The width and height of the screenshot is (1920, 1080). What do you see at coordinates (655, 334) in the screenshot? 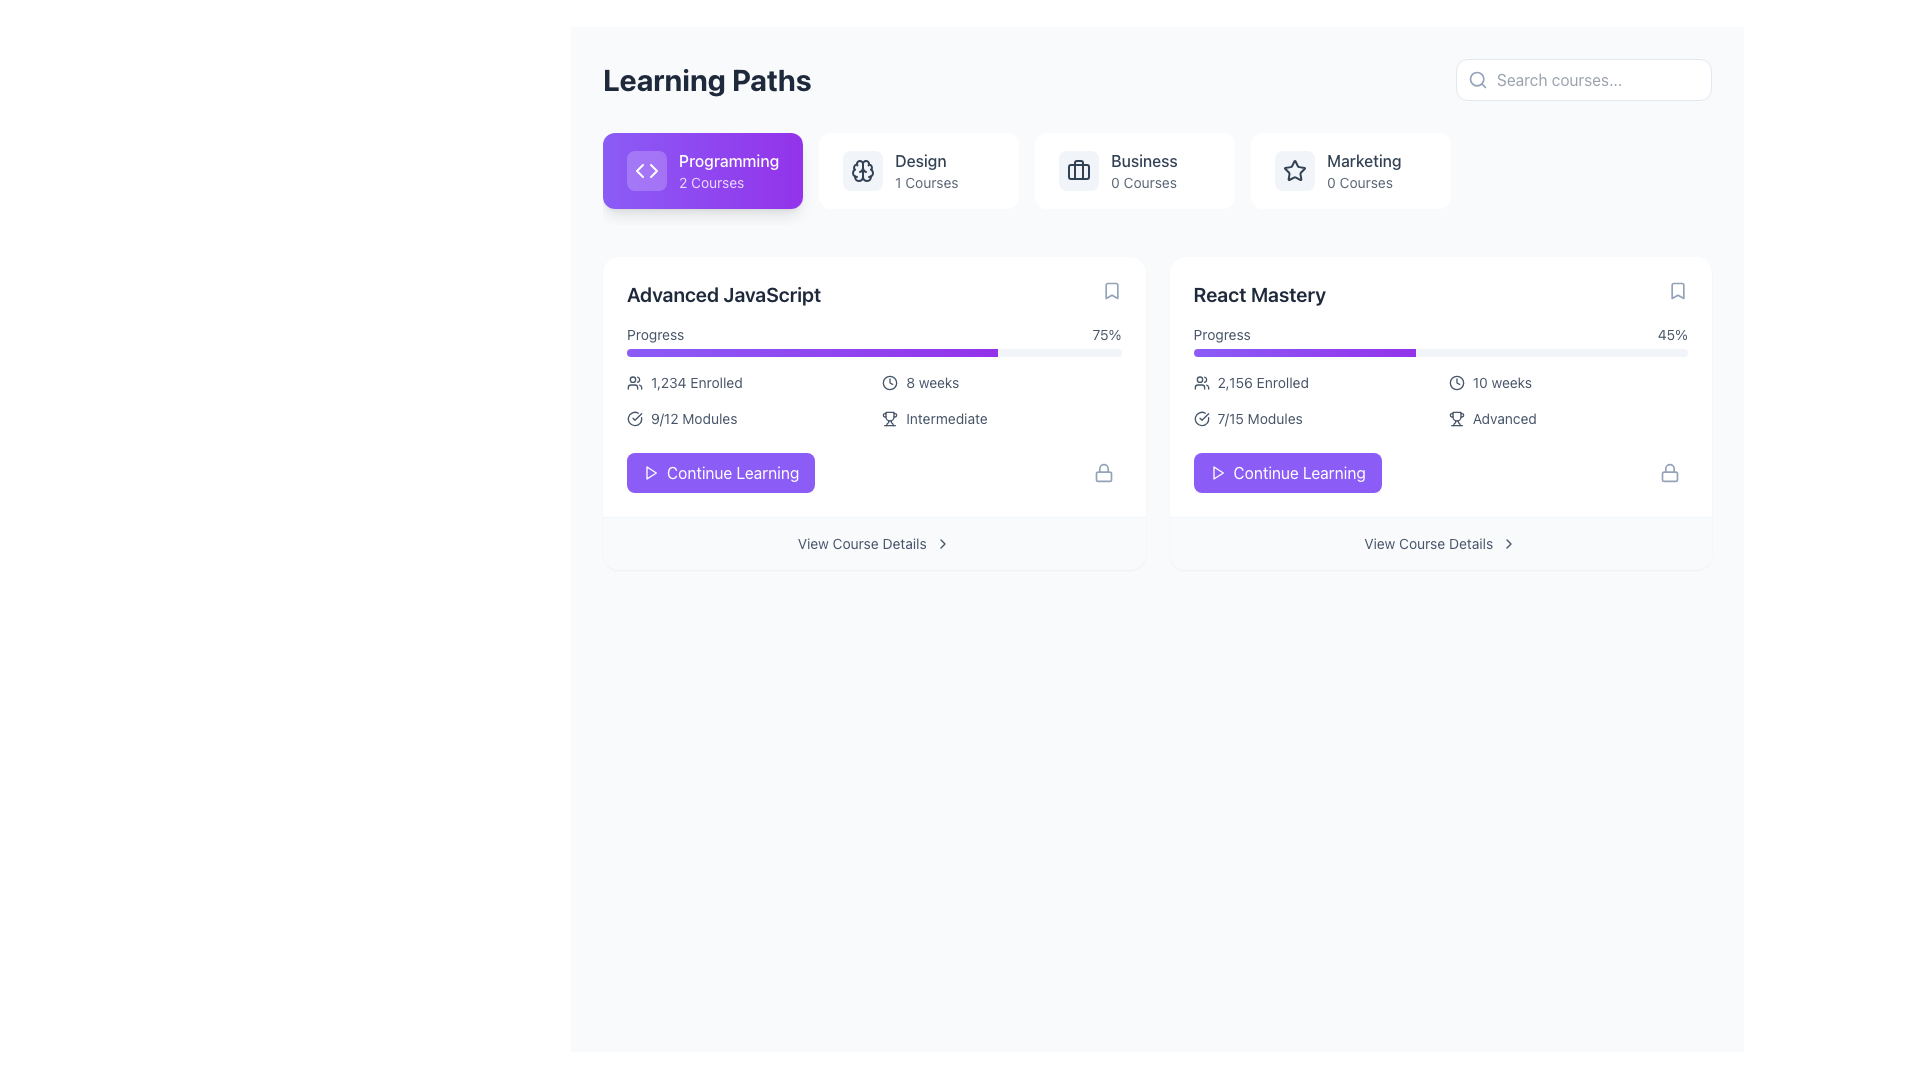
I see `the 'Progress' text label, which is part of the course progress section in the 'Advanced JavaScript' card under the 'Programming' section` at bounding box center [655, 334].